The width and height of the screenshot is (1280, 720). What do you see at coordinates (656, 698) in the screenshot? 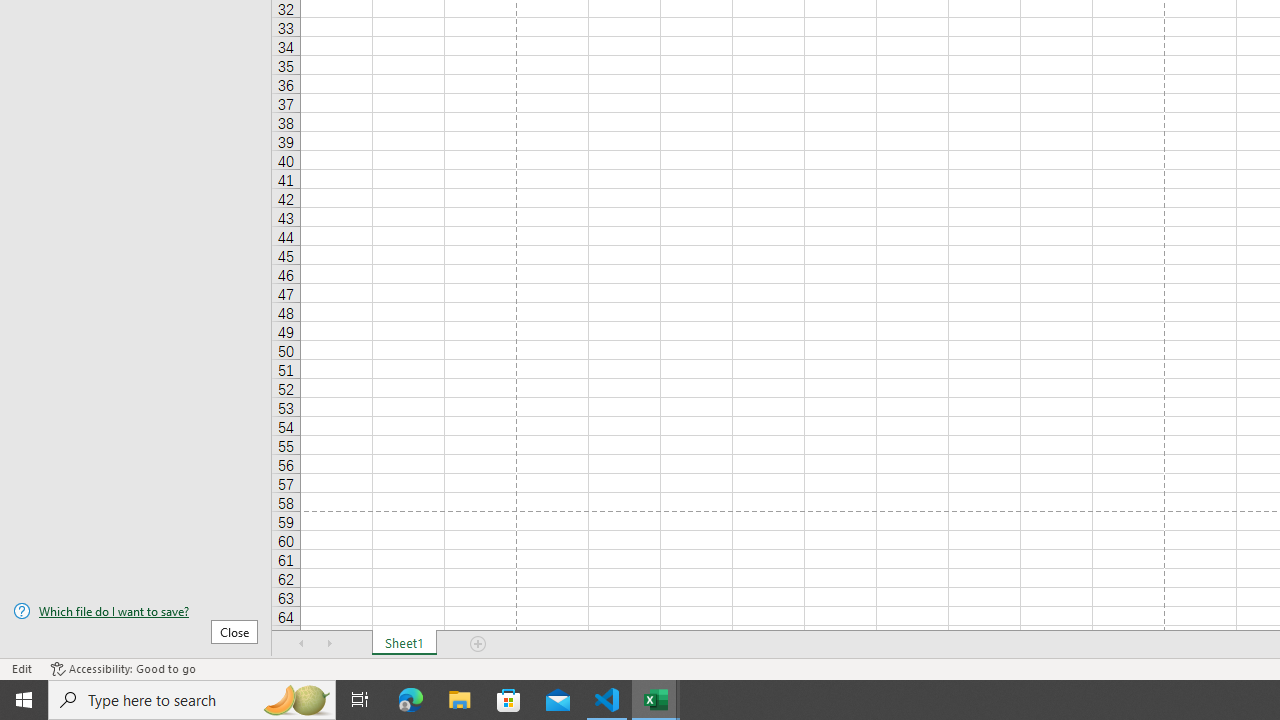
I see `'Excel - 2 running windows'` at bounding box center [656, 698].